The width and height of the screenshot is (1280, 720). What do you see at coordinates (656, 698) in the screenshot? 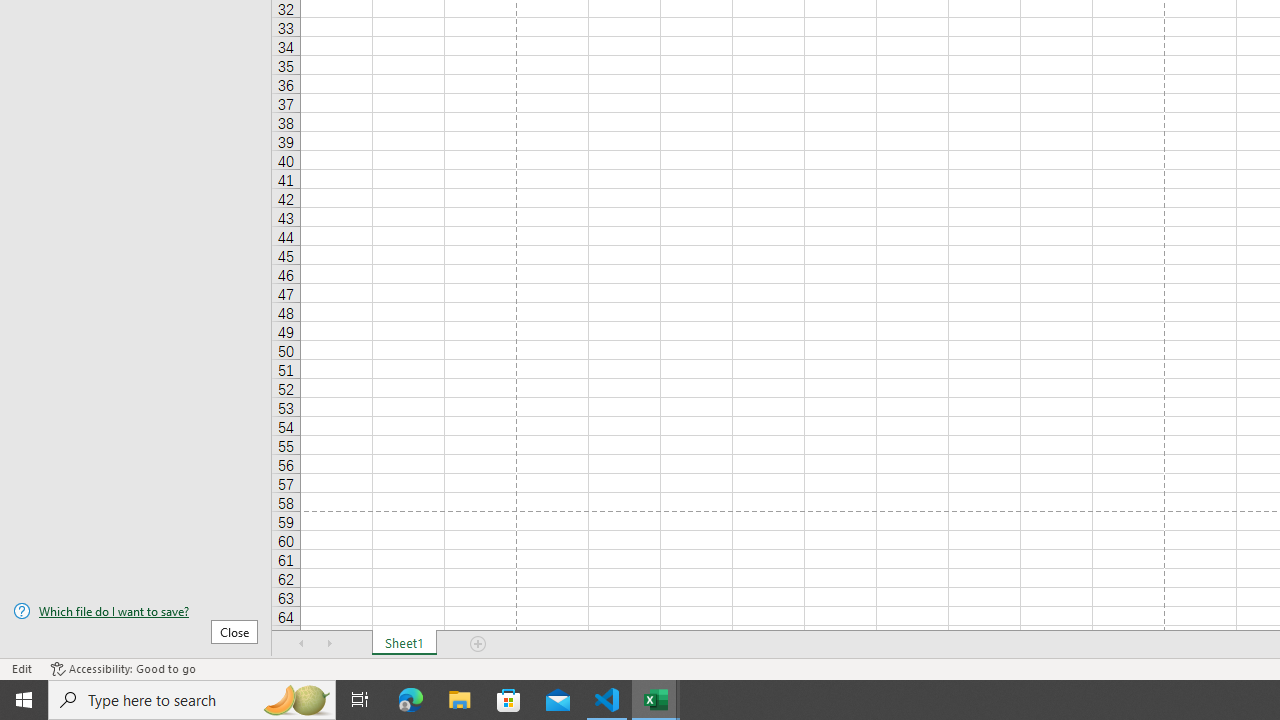
I see `'Excel - 2 running windows'` at bounding box center [656, 698].